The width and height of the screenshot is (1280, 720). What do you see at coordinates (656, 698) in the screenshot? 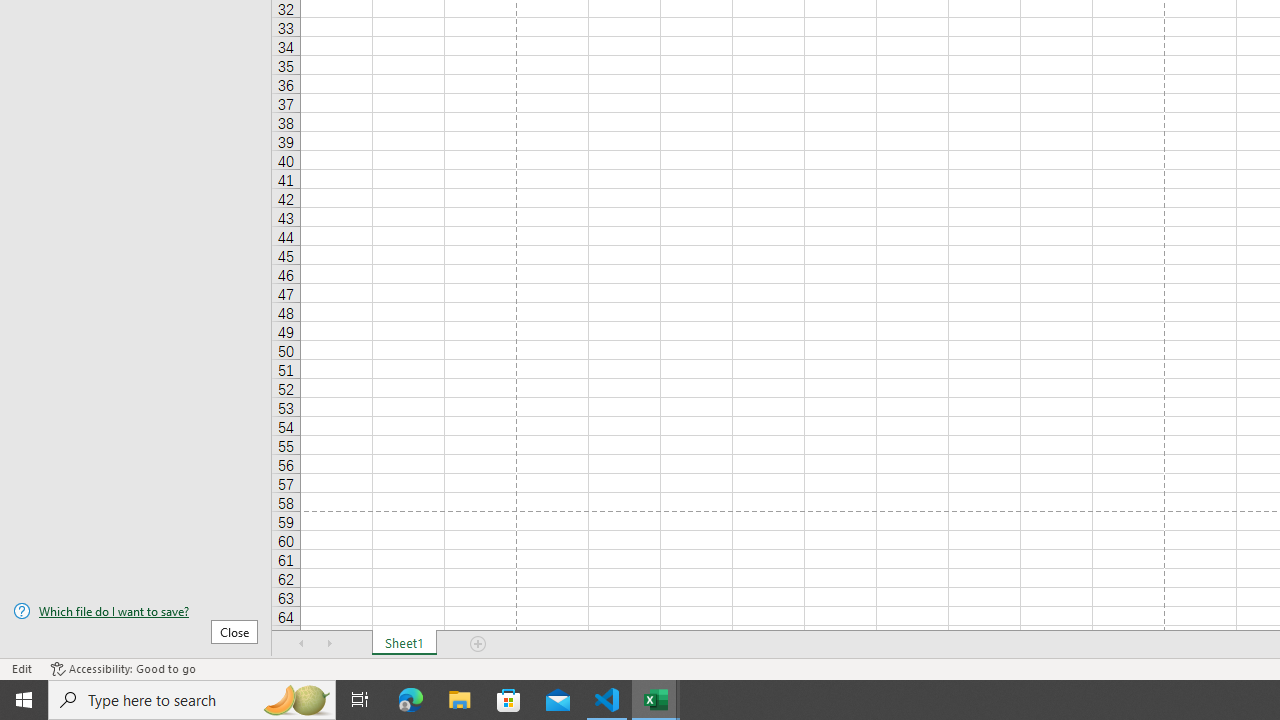
I see `'Excel - 2 running windows'` at bounding box center [656, 698].